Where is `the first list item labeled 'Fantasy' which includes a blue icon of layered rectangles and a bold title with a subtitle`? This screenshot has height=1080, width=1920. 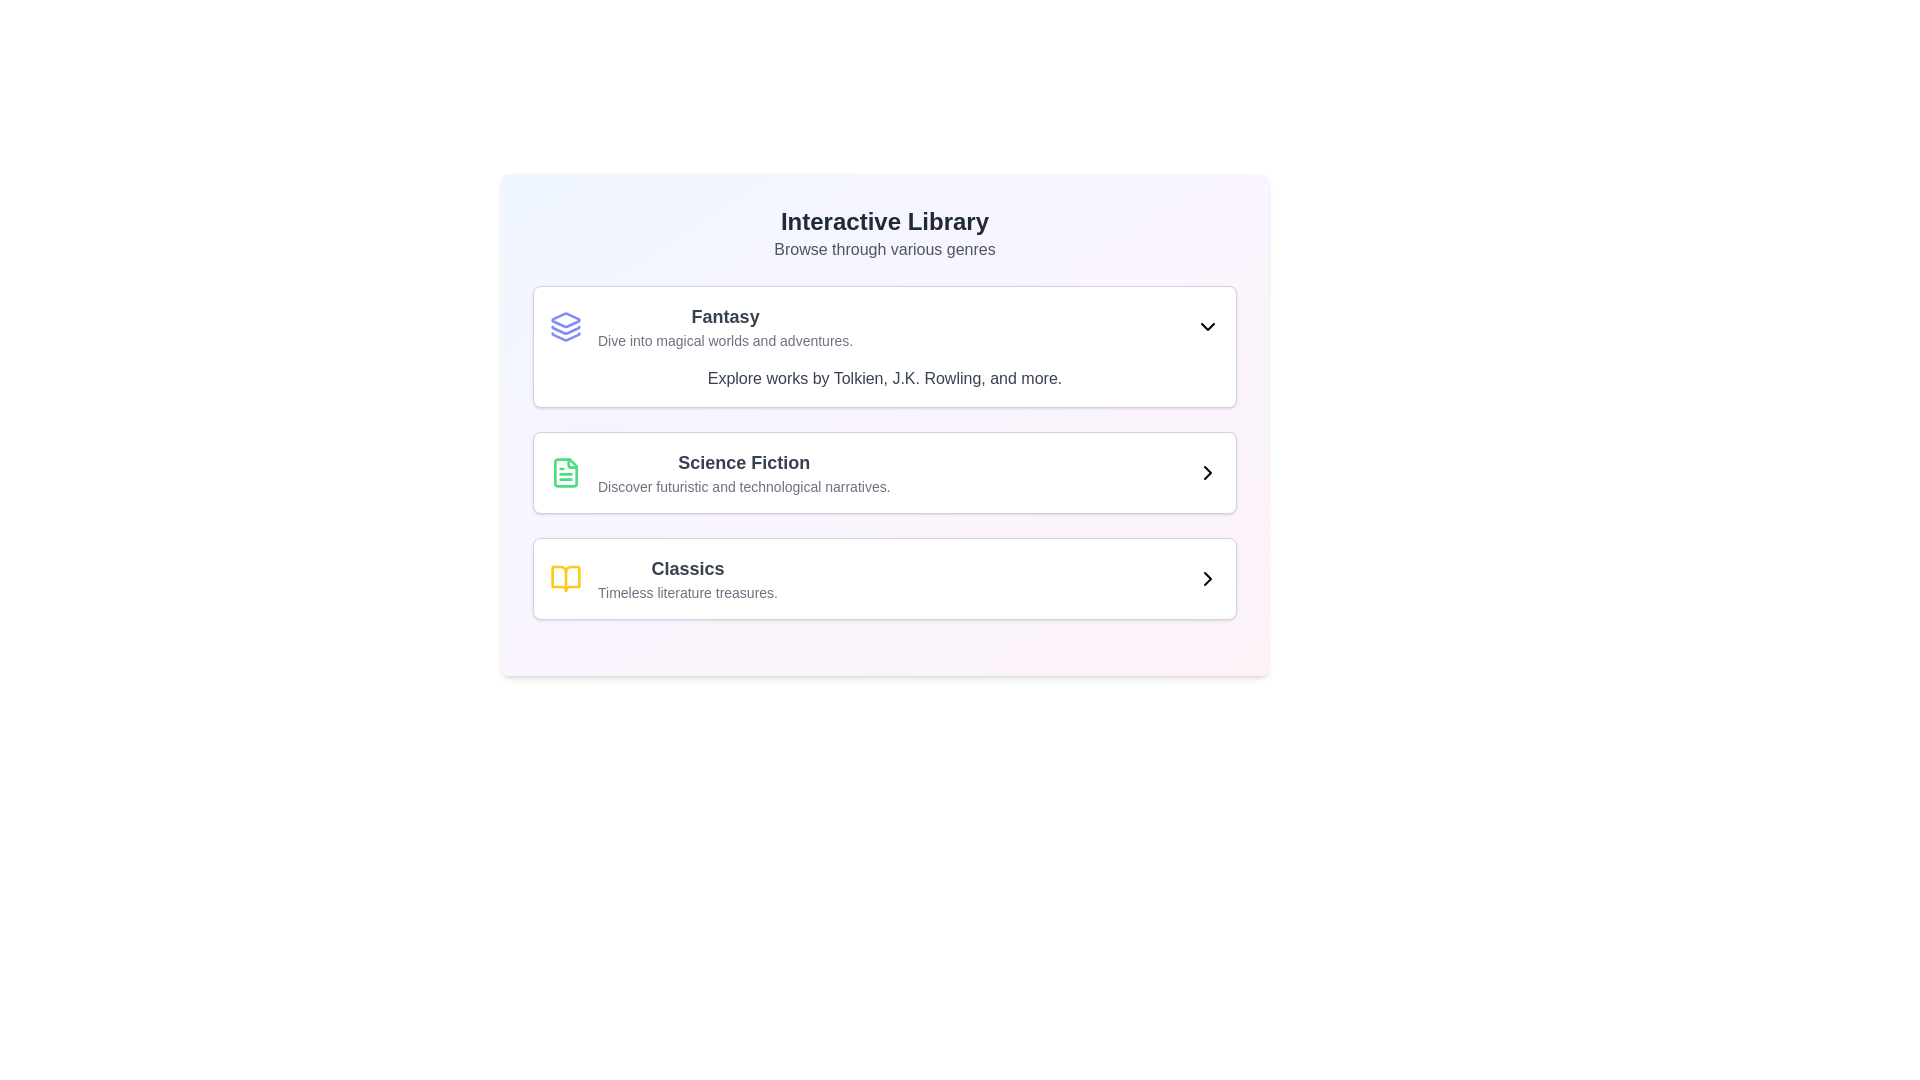
the first list item labeled 'Fantasy' which includes a blue icon of layered rectangles and a bold title with a subtitle is located at coordinates (701, 326).